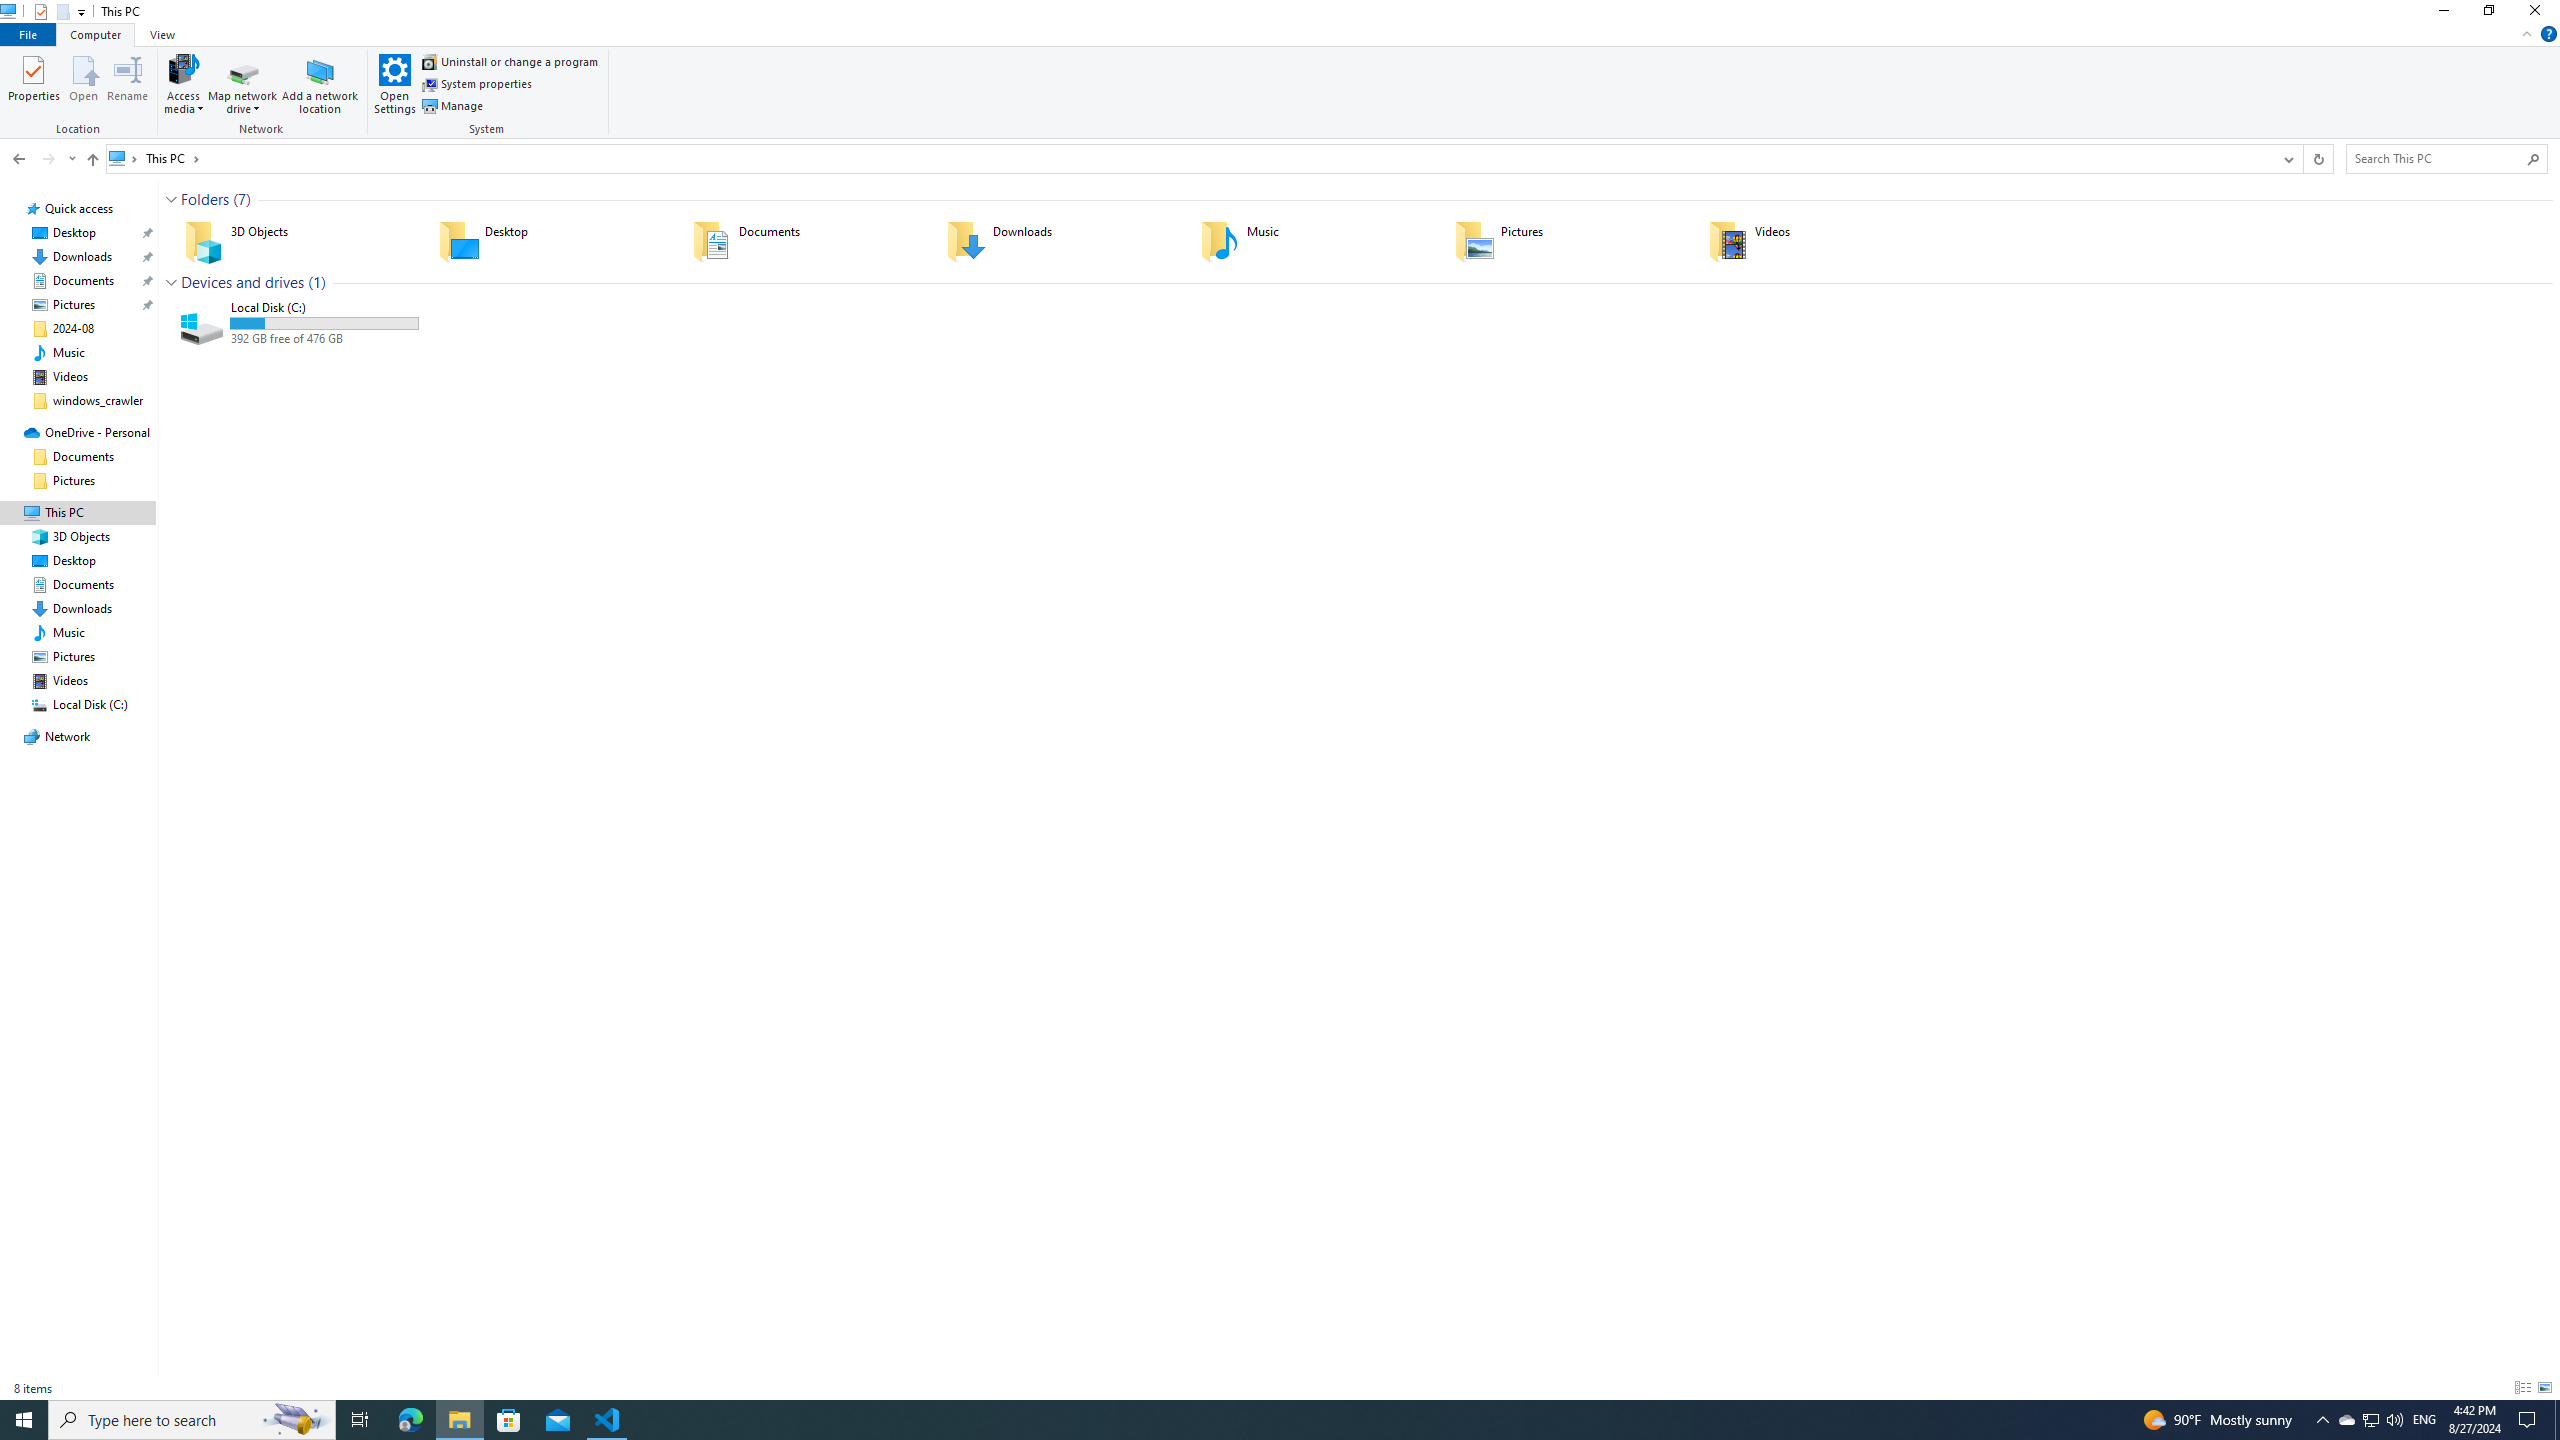 This screenshot has width=2560, height=1440. I want to click on 'Refresh "This PC" (F5)', so click(2318, 158).